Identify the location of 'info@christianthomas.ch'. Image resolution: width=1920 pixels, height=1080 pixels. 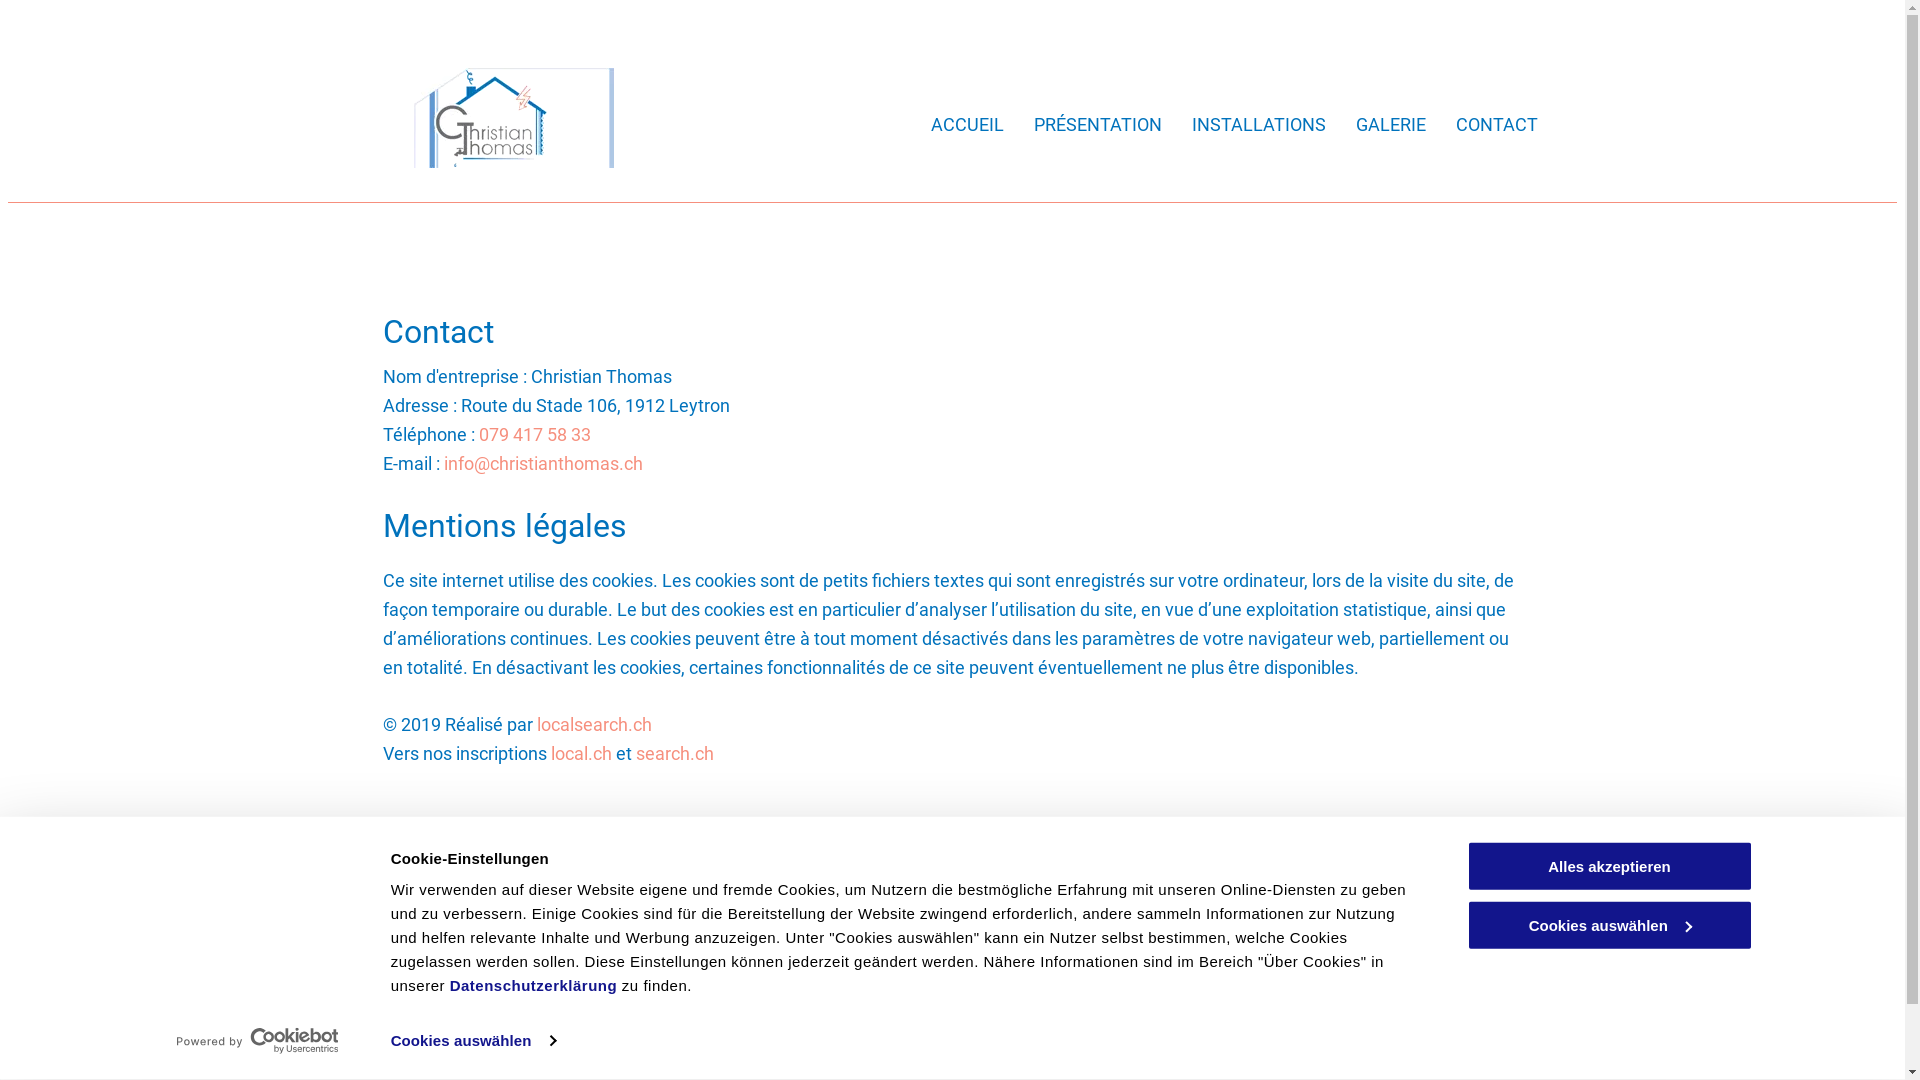
(543, 463).